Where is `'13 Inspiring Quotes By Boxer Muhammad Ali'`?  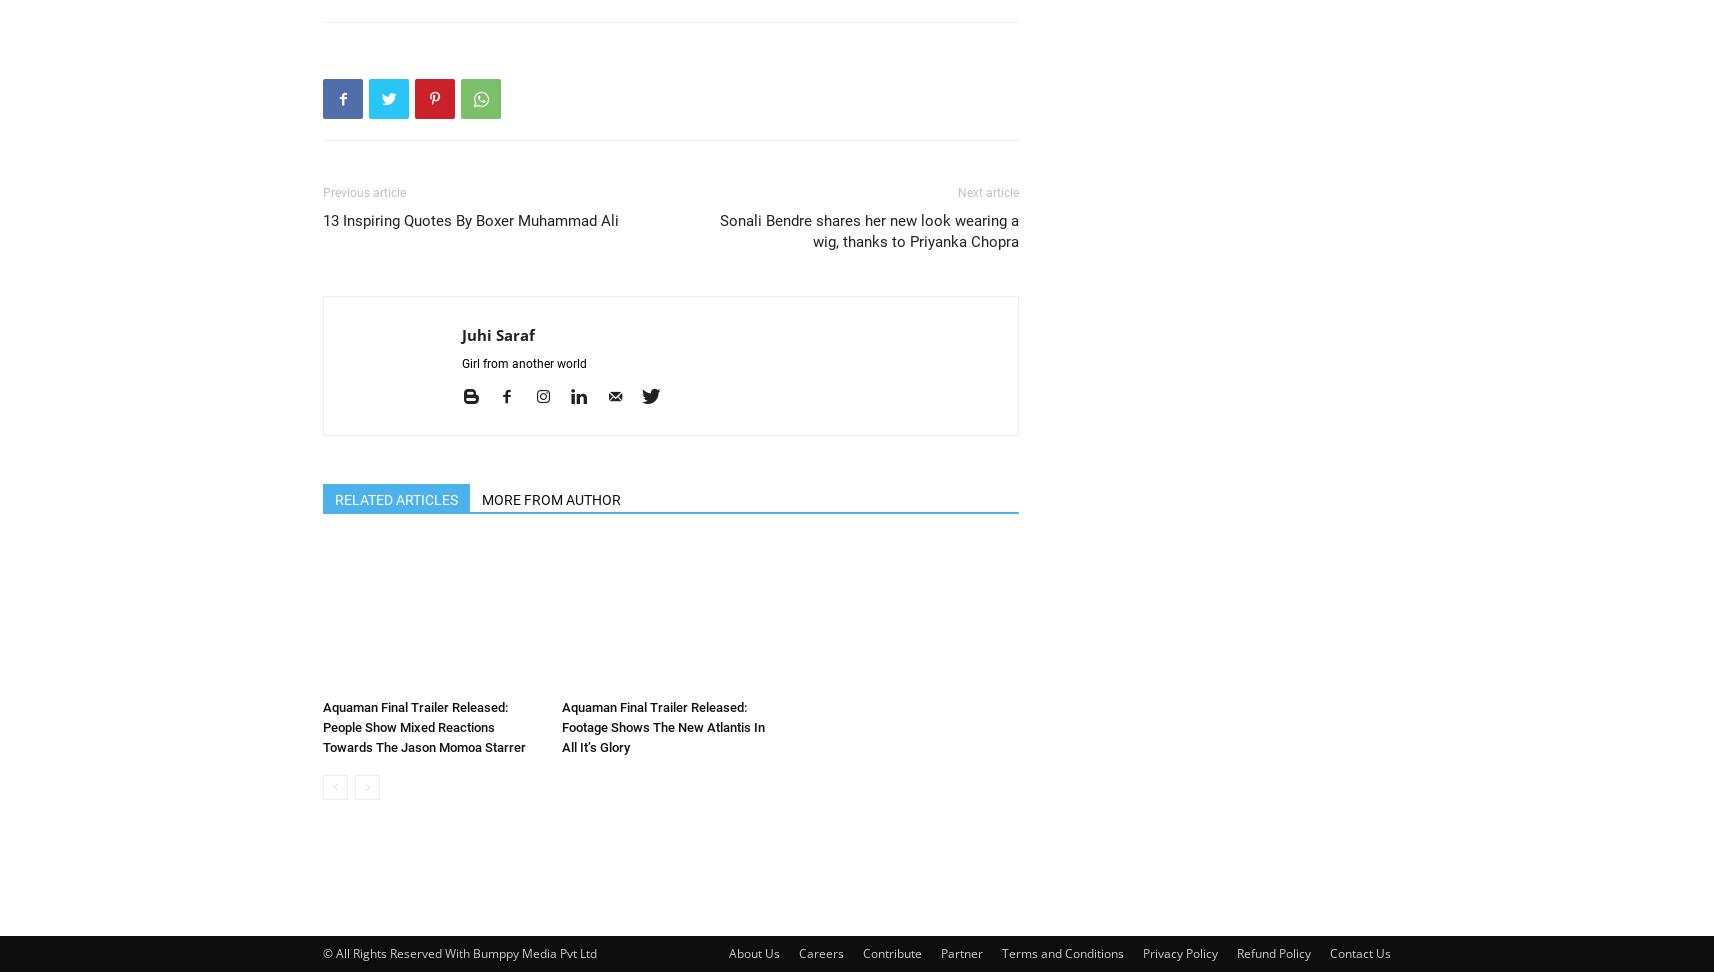
'13 Inspiring Quotes By Boxer Muhammad Ali' is located at coordinates (471, 220).